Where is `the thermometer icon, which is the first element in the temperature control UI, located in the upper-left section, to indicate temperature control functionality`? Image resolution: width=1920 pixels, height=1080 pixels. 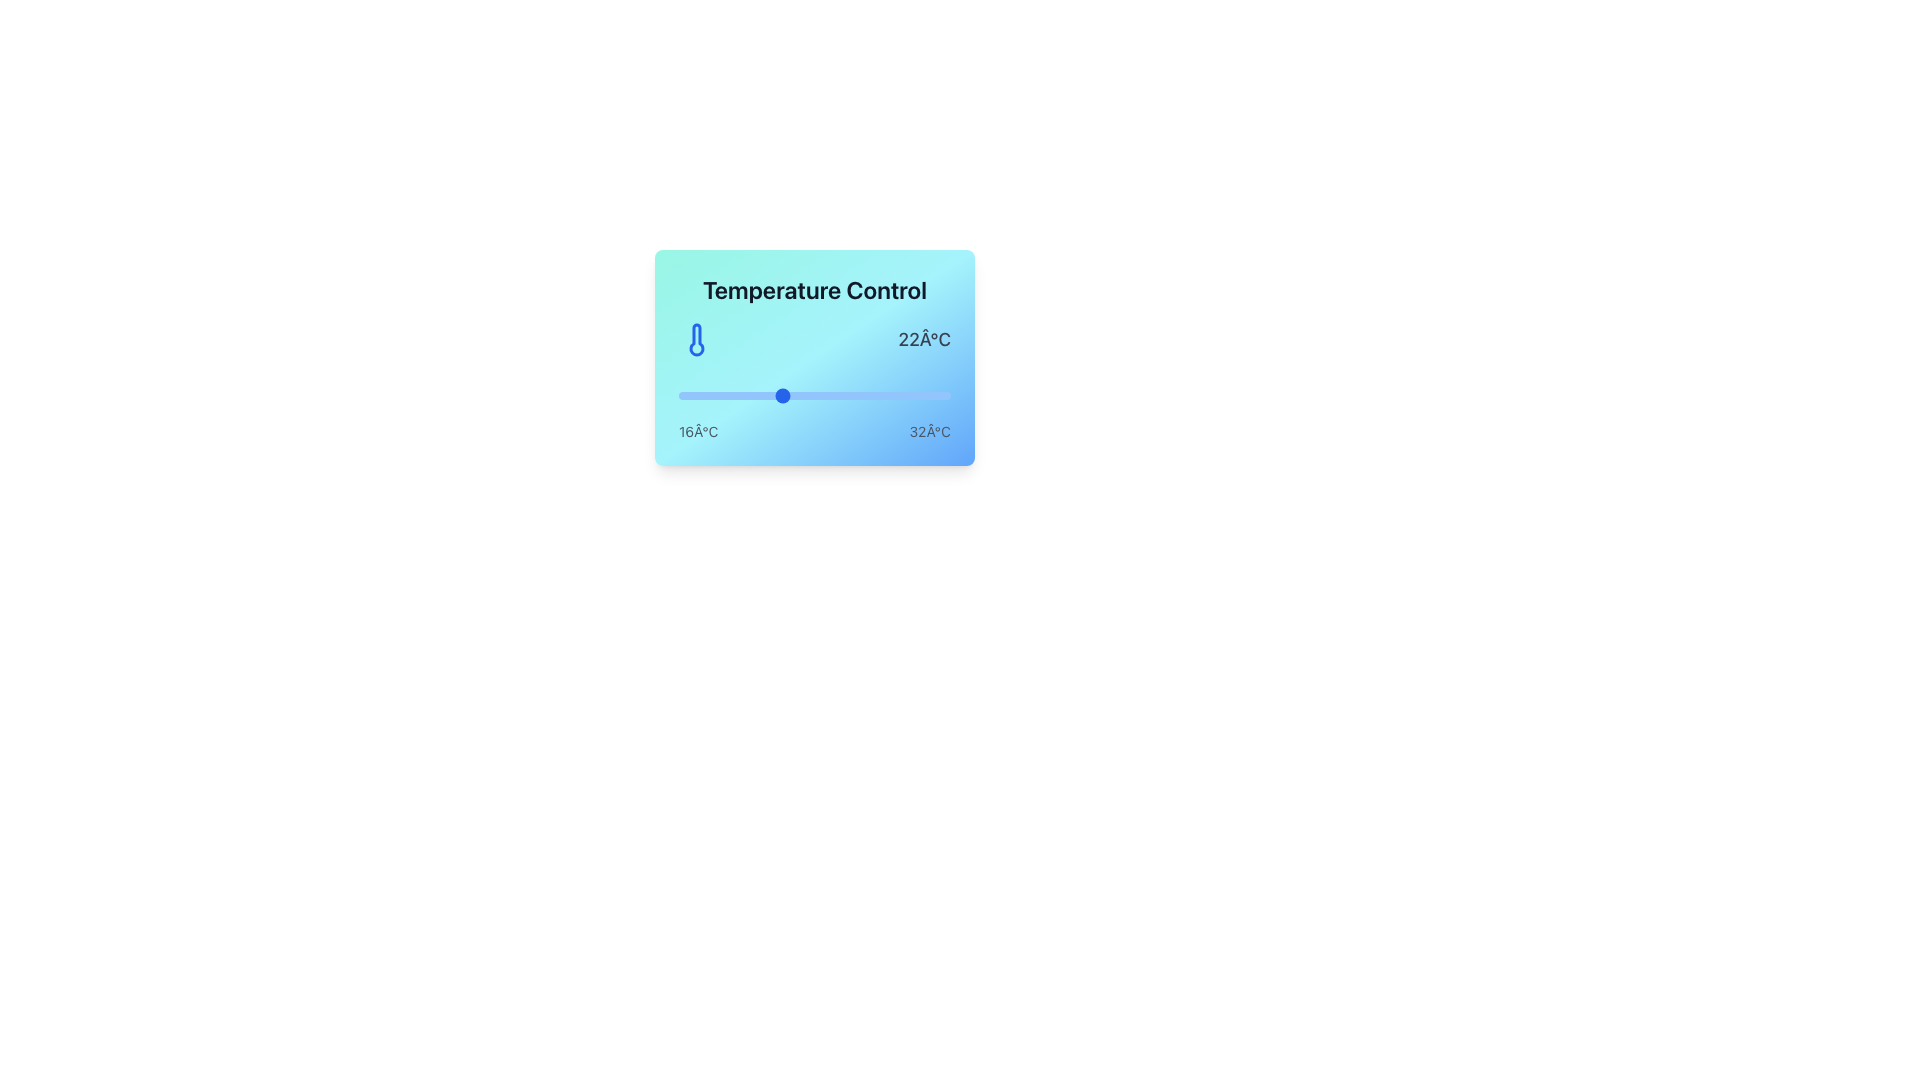
the thermometer icon, which is the first element in the temperature control UI, located in the upper-left section, to indicate temperature control functionality is located at coordinates (696, 338).